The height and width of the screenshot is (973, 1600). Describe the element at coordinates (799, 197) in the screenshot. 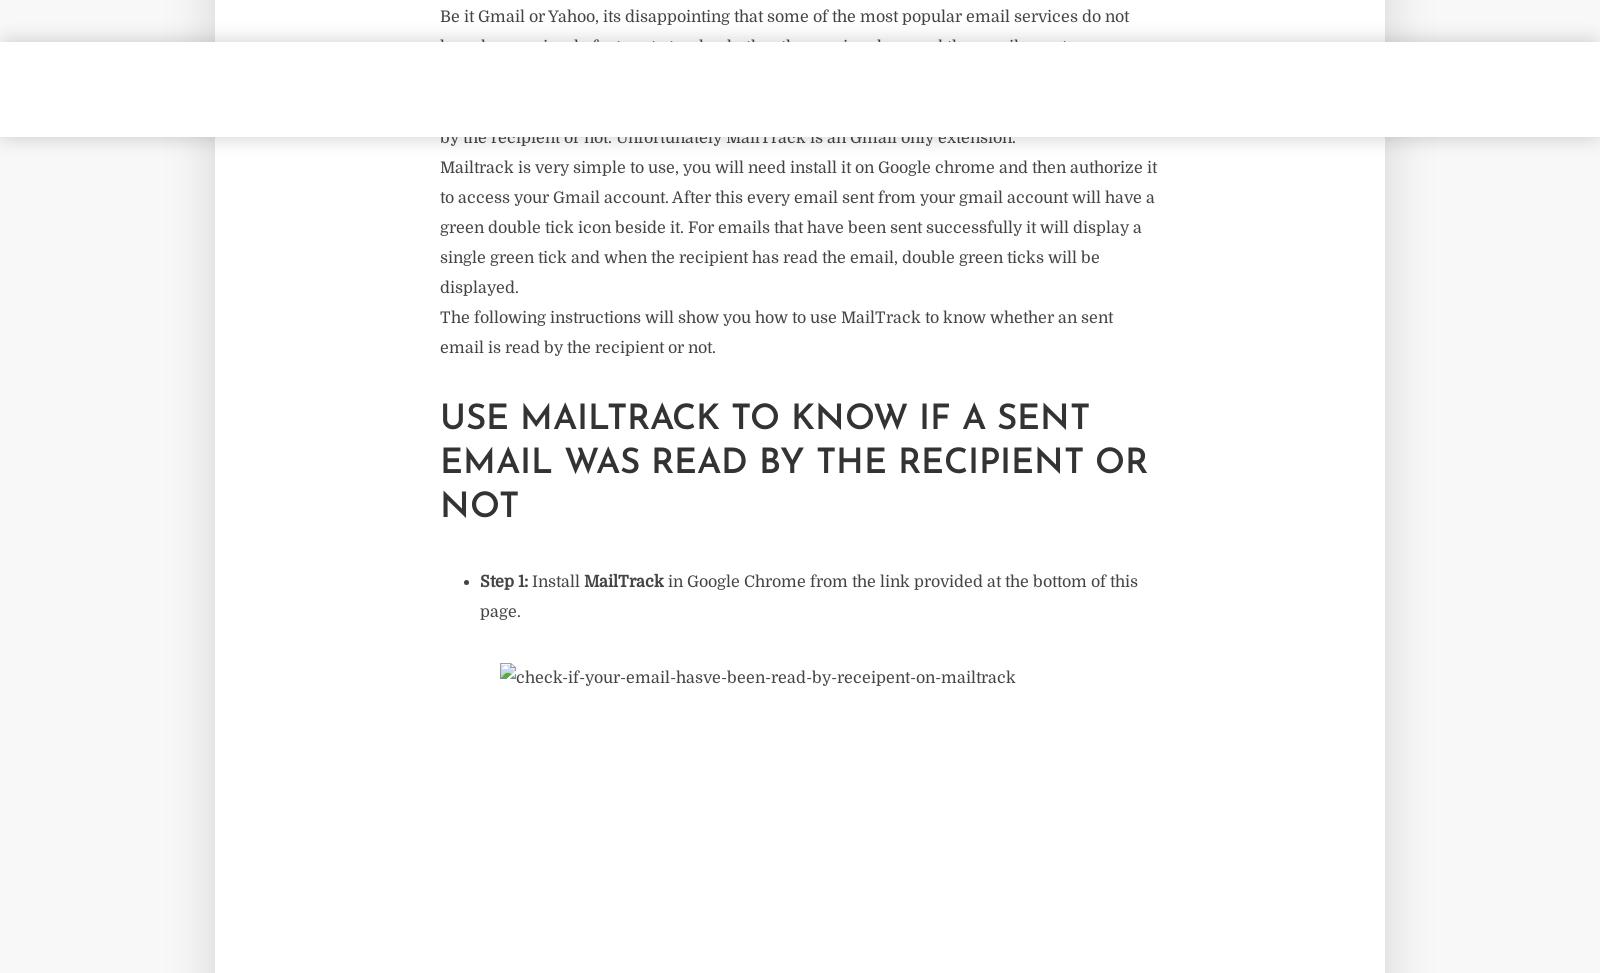

I see `'To Top'` at that location.